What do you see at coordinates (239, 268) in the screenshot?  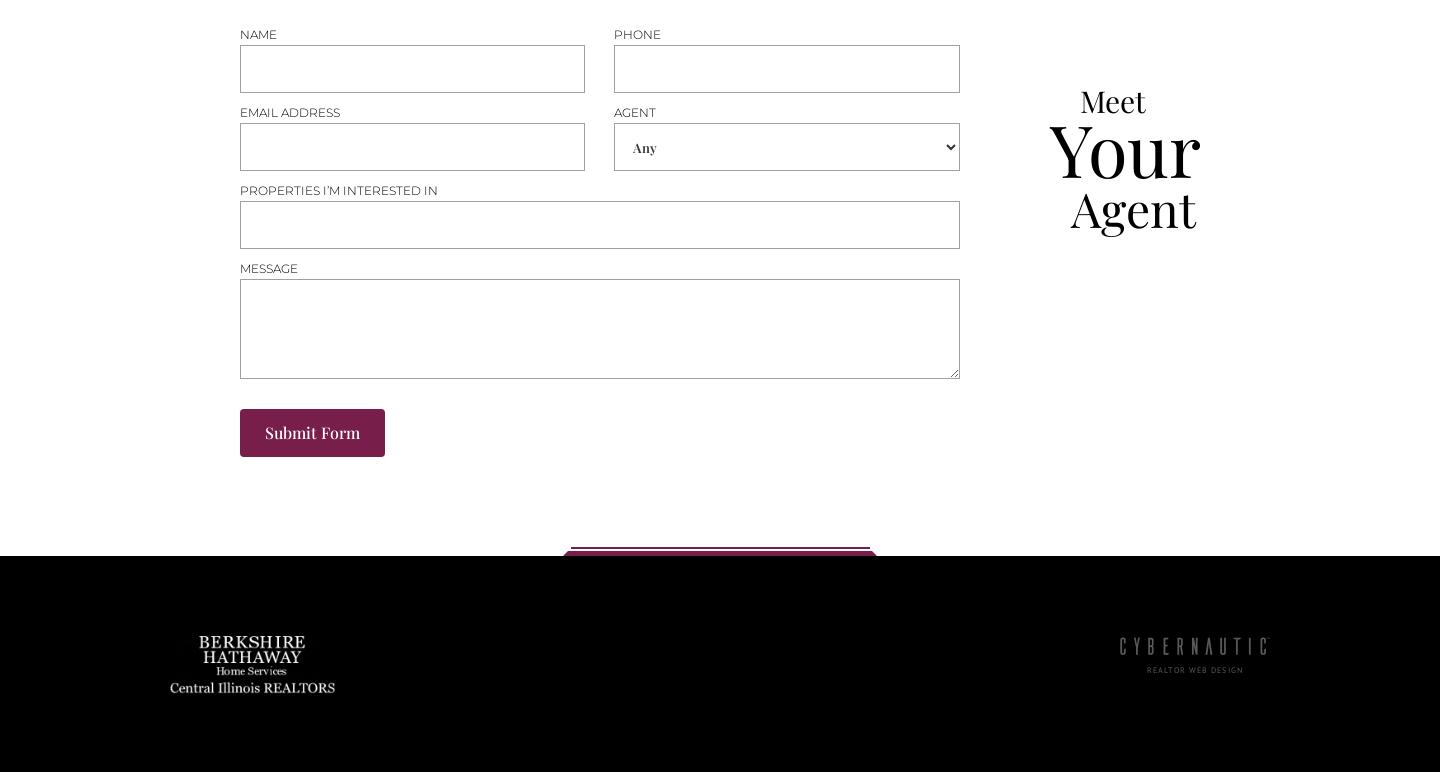 I see `'Message'` at bounding box center [239, 268].